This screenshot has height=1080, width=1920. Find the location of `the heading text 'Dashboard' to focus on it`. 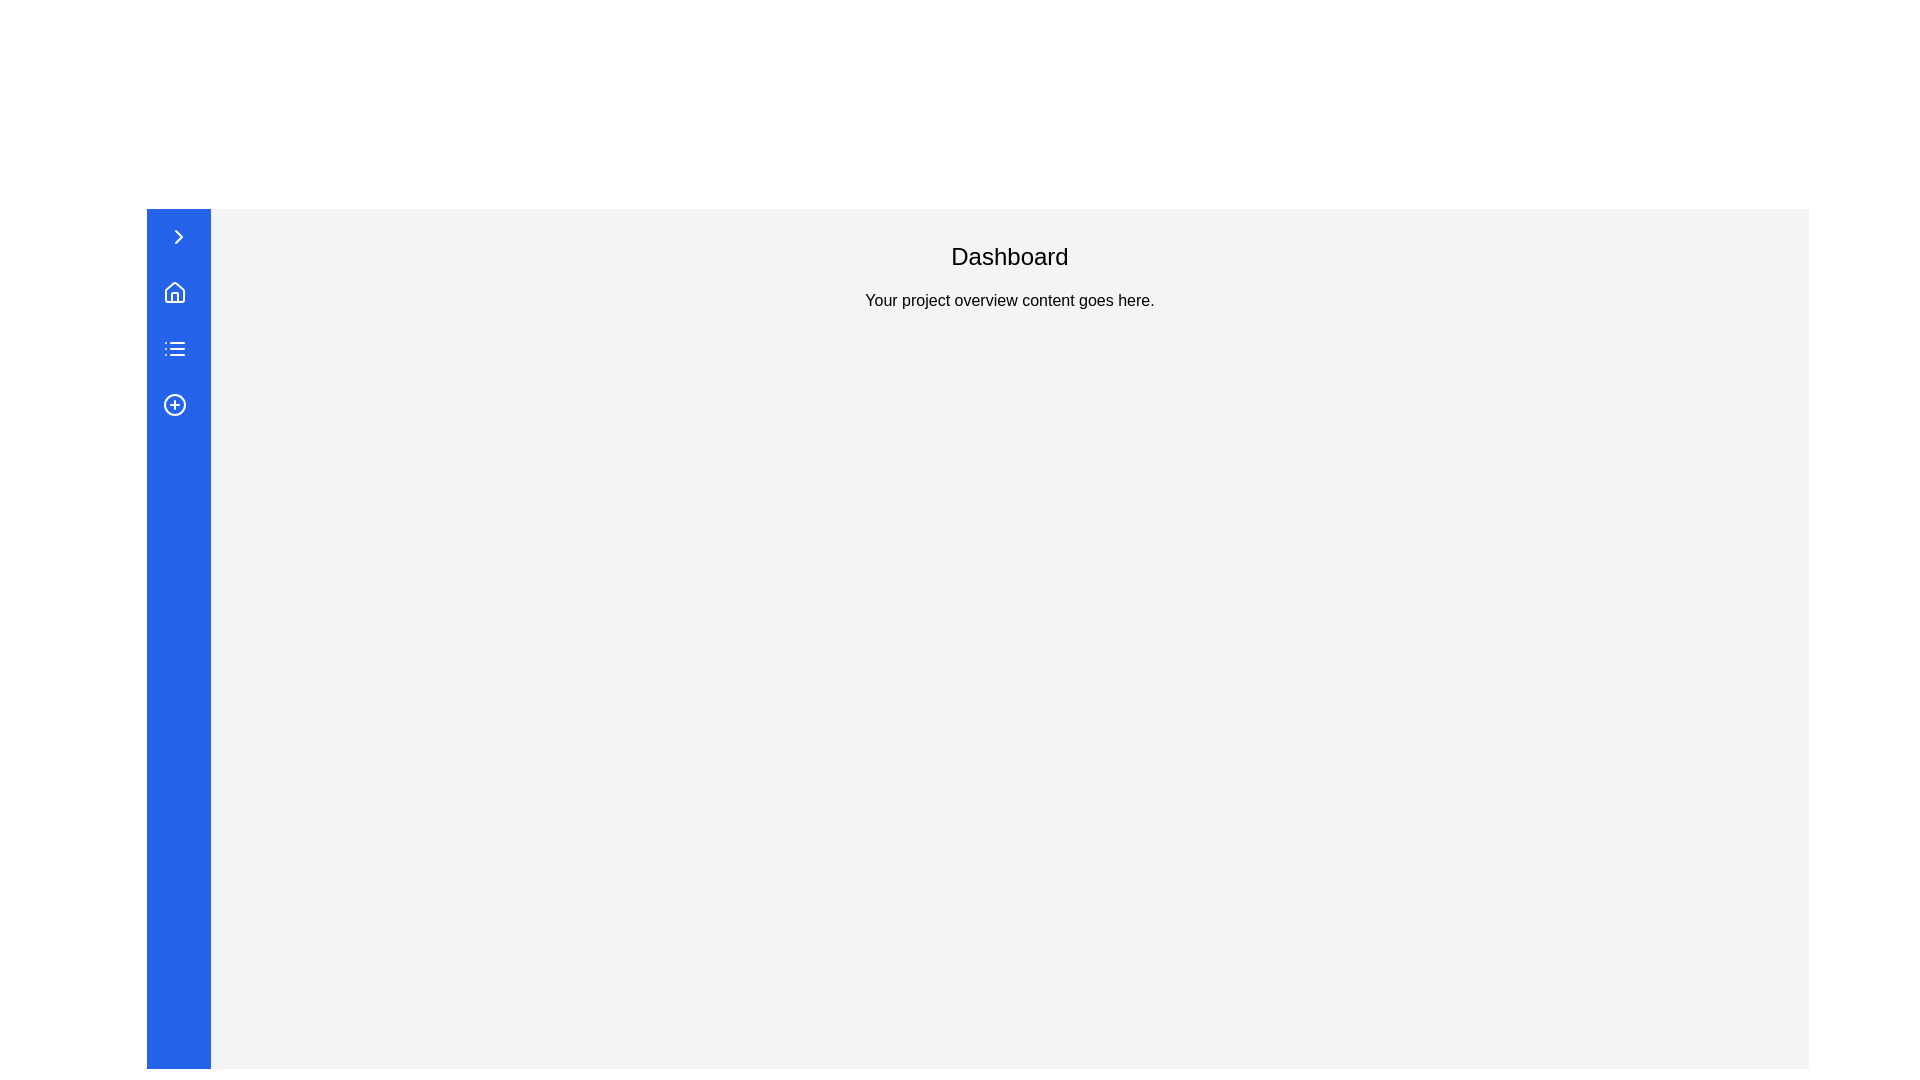

the heading text 'Dashboard' to focus on it is located at coordinates (1009, 256).